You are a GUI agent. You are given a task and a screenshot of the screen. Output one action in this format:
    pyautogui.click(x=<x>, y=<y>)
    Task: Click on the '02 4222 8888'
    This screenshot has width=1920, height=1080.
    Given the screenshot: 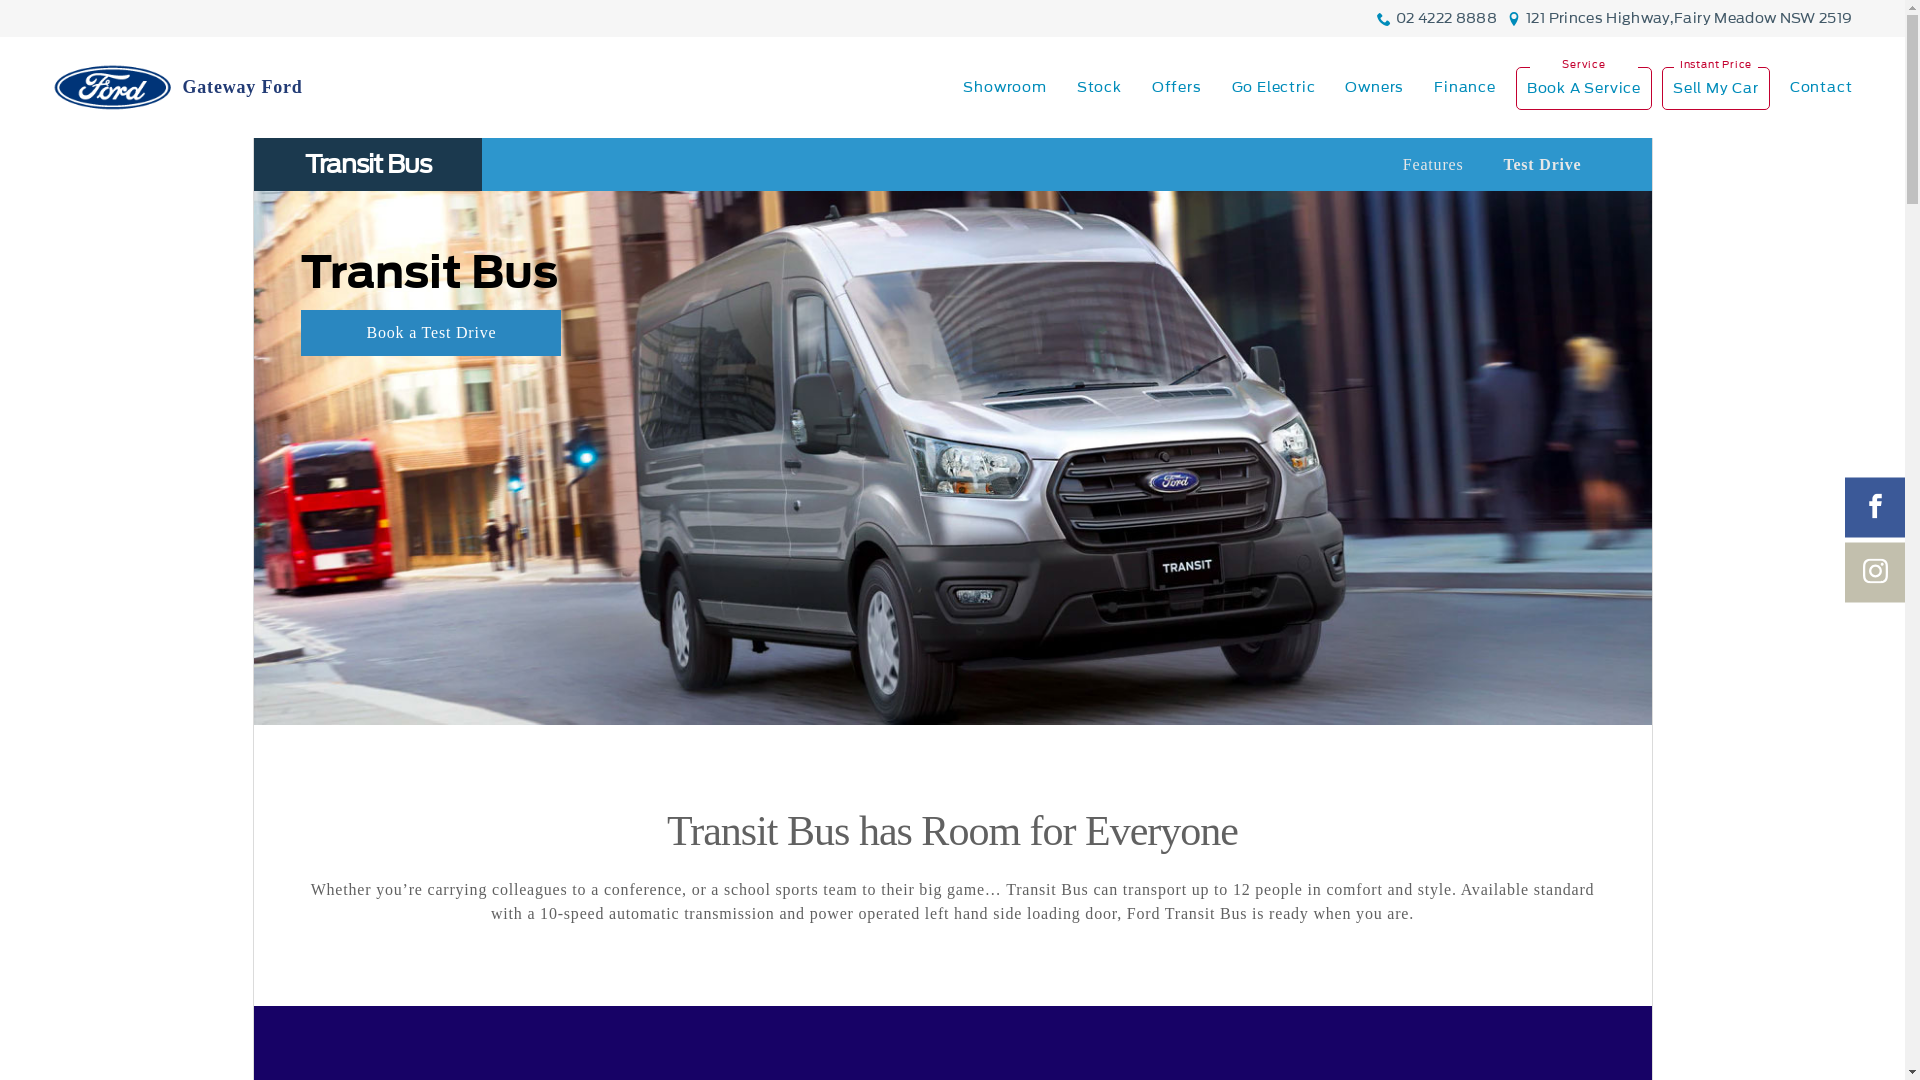 What is the action you would take?
    pyautogui.click(x=1395, y=18)
    